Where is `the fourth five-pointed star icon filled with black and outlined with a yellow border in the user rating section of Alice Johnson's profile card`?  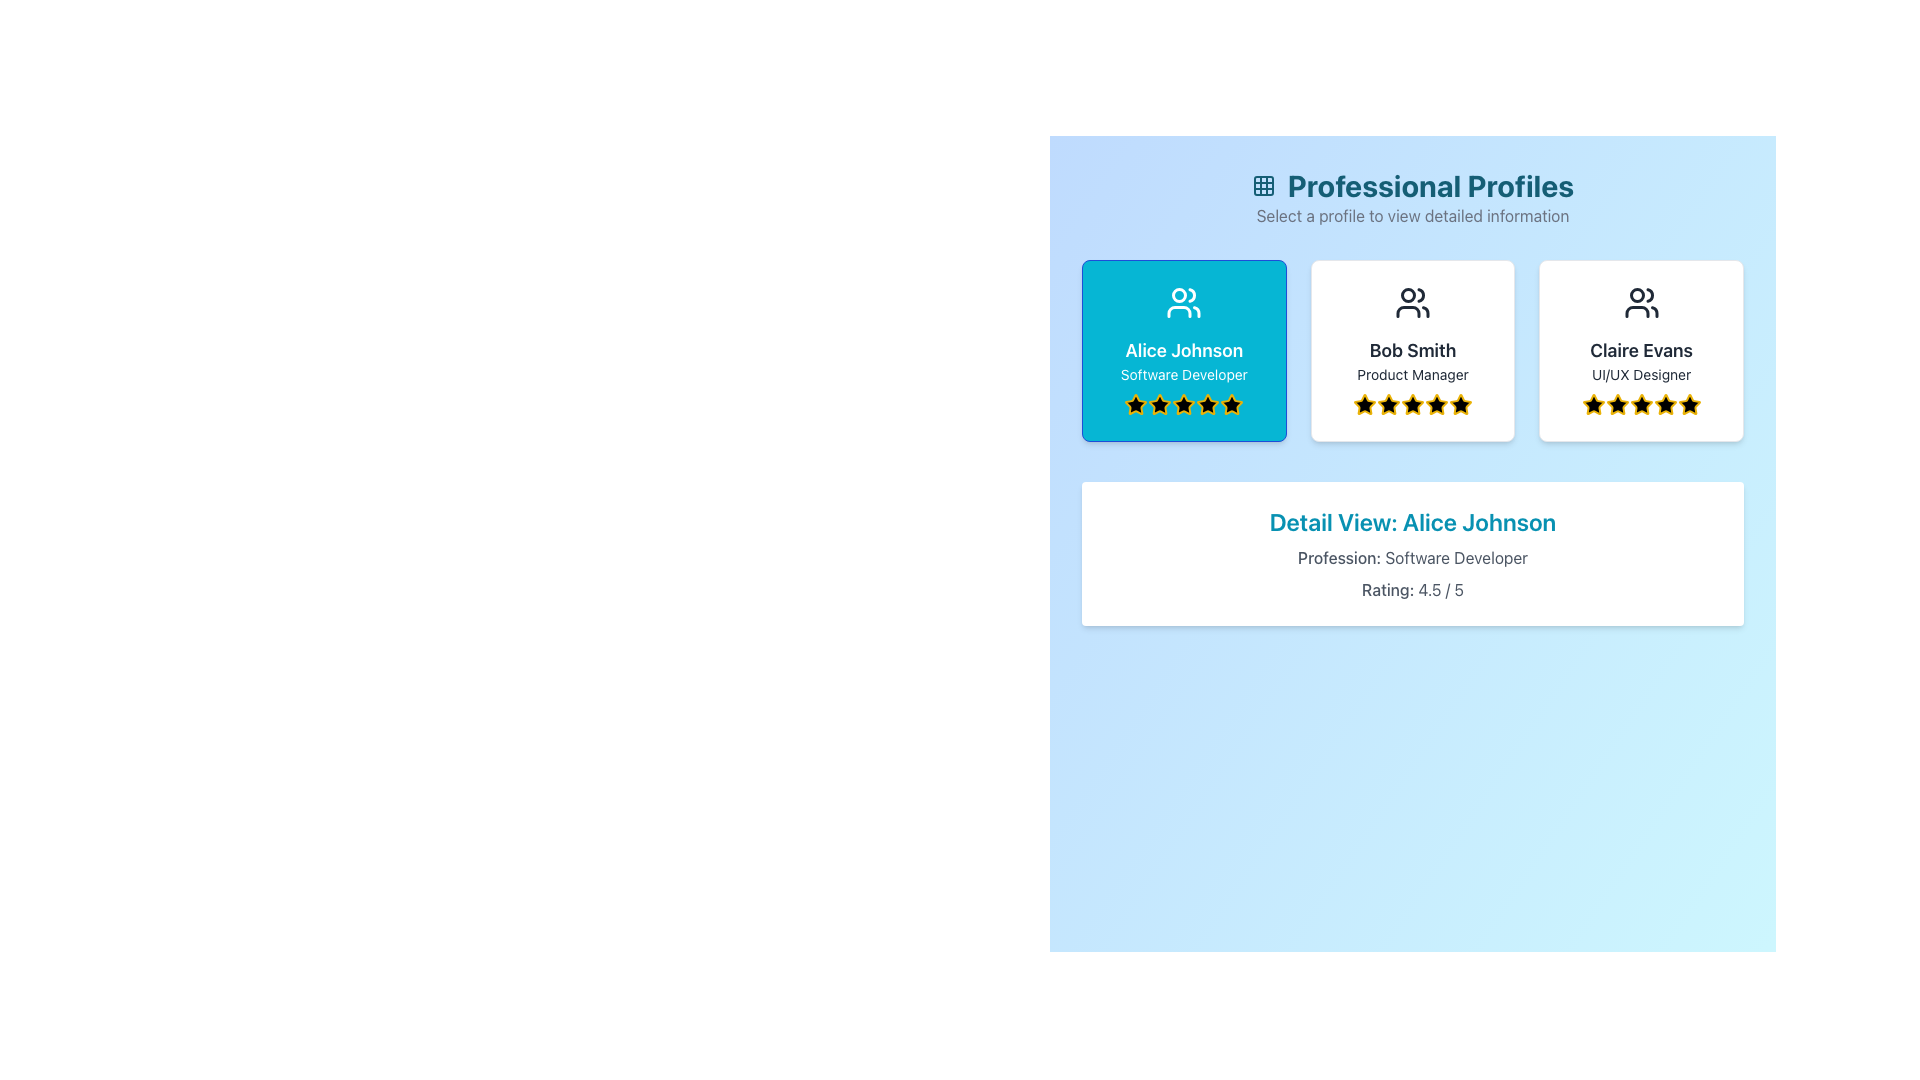 the fourth five-pointed star icon filled with black and outlined with a yellow border in the user rating section of Alice Johnson's profile card is located at coordinates (1184, 404).